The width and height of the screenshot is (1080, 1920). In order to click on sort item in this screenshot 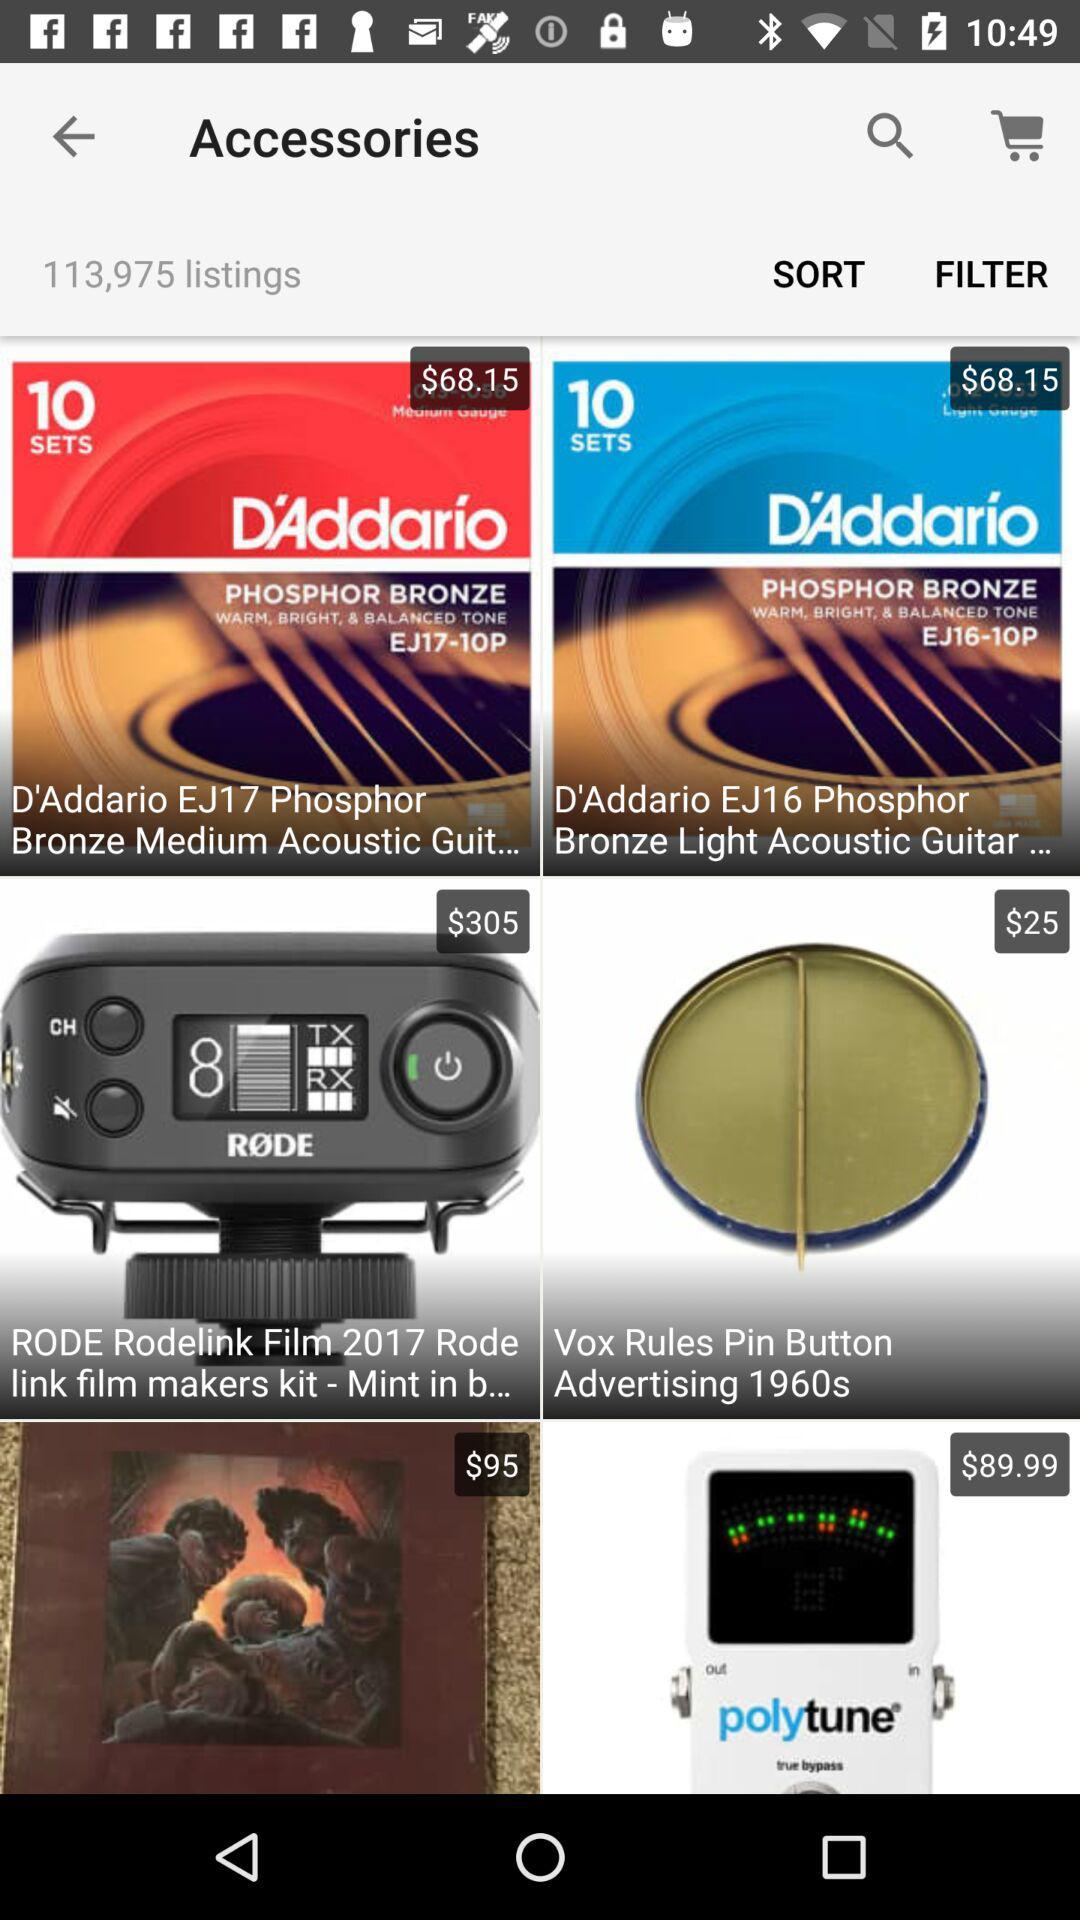, I will do `click(818, 272)`.